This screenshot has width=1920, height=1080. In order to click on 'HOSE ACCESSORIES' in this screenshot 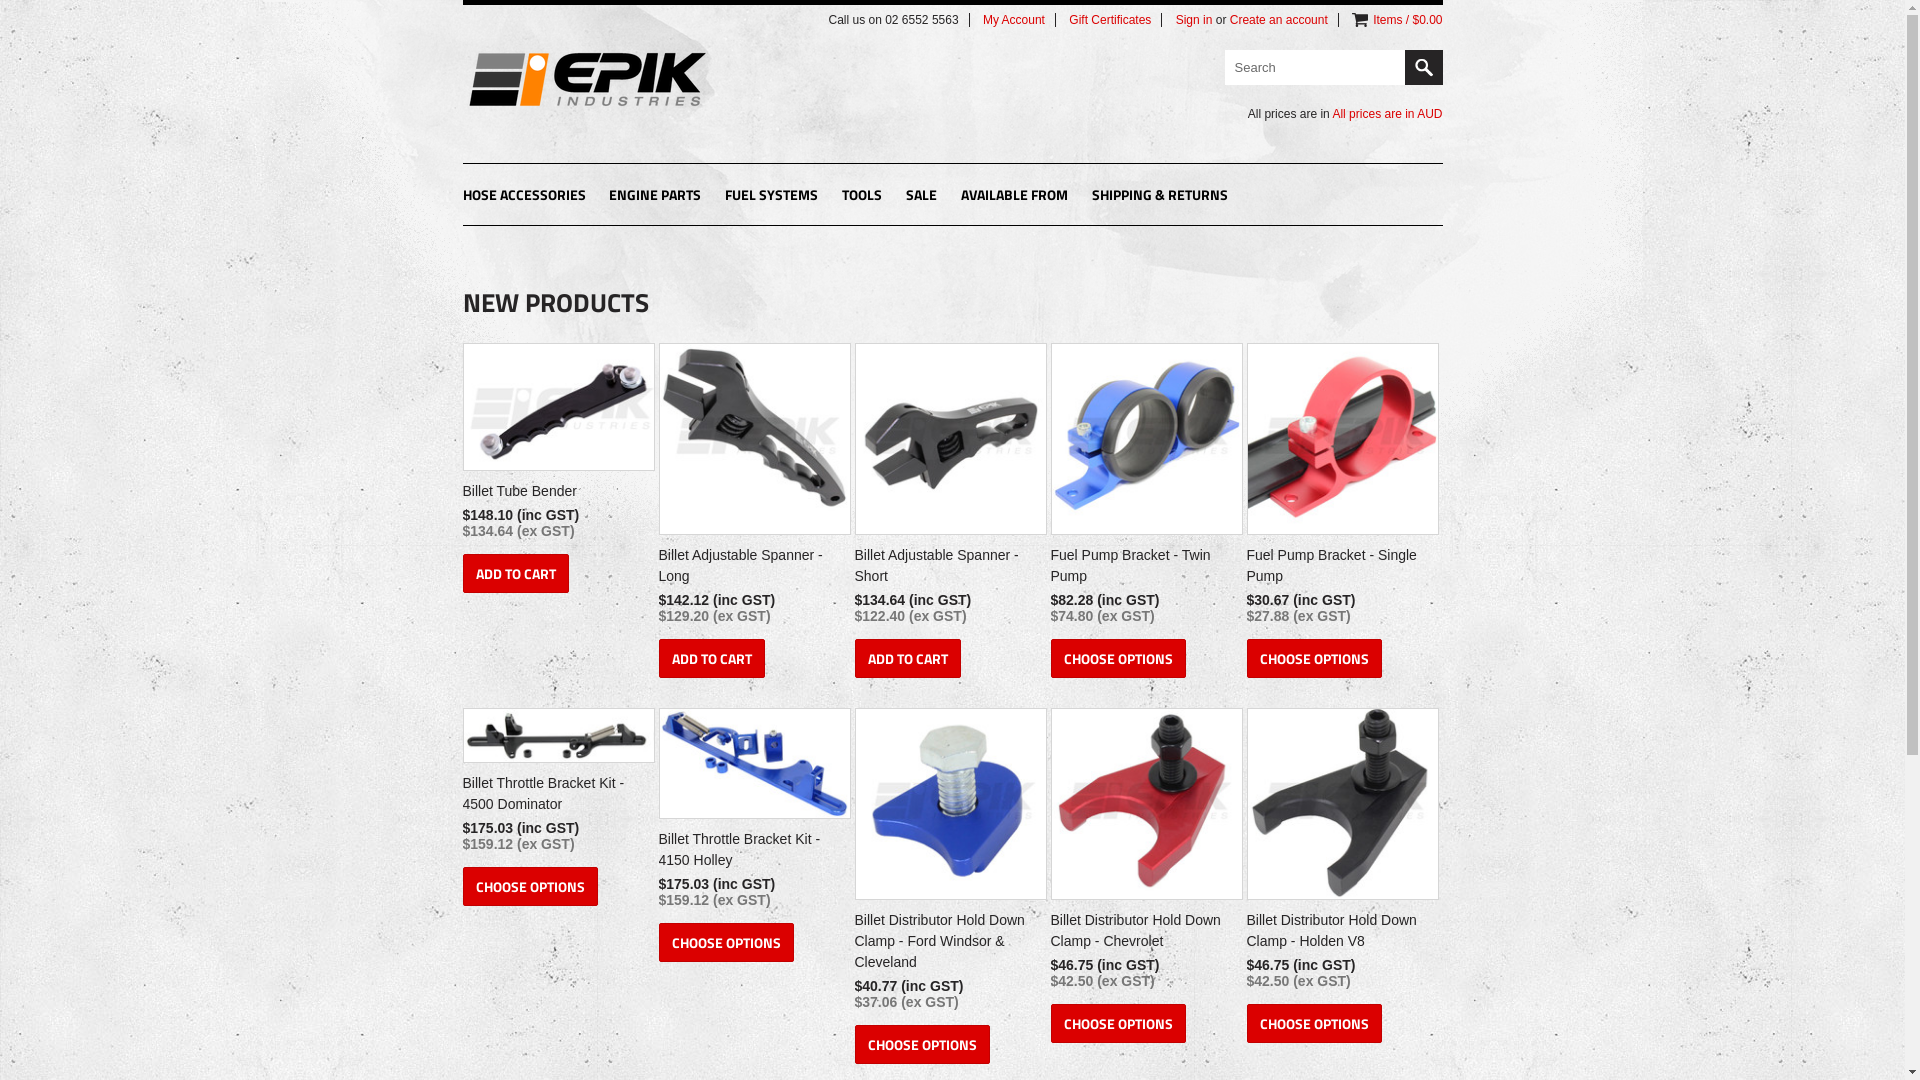, I will do `click(523, 196)`.